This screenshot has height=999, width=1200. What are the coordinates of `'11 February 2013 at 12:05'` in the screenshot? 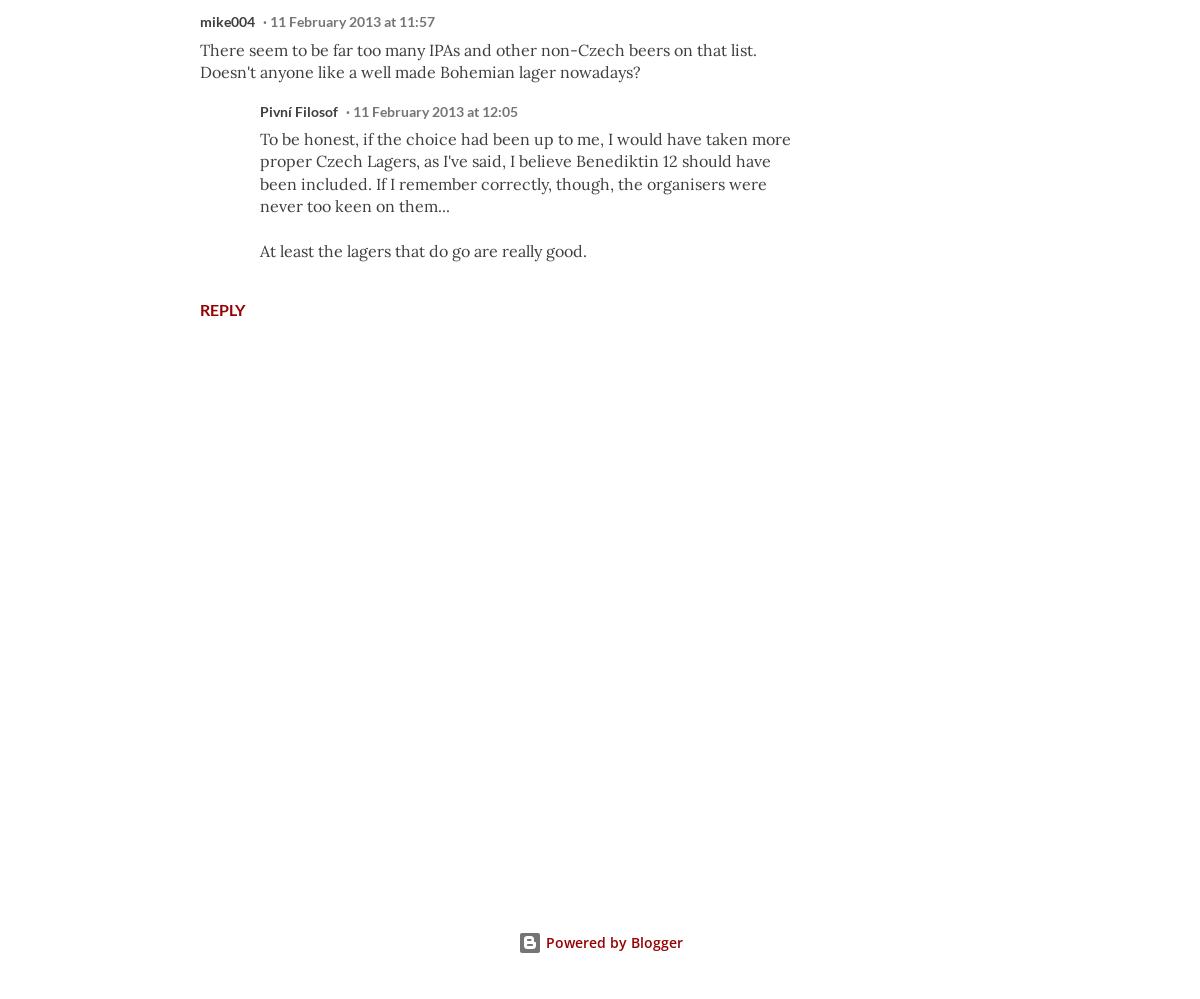 It's located at (435, 109).